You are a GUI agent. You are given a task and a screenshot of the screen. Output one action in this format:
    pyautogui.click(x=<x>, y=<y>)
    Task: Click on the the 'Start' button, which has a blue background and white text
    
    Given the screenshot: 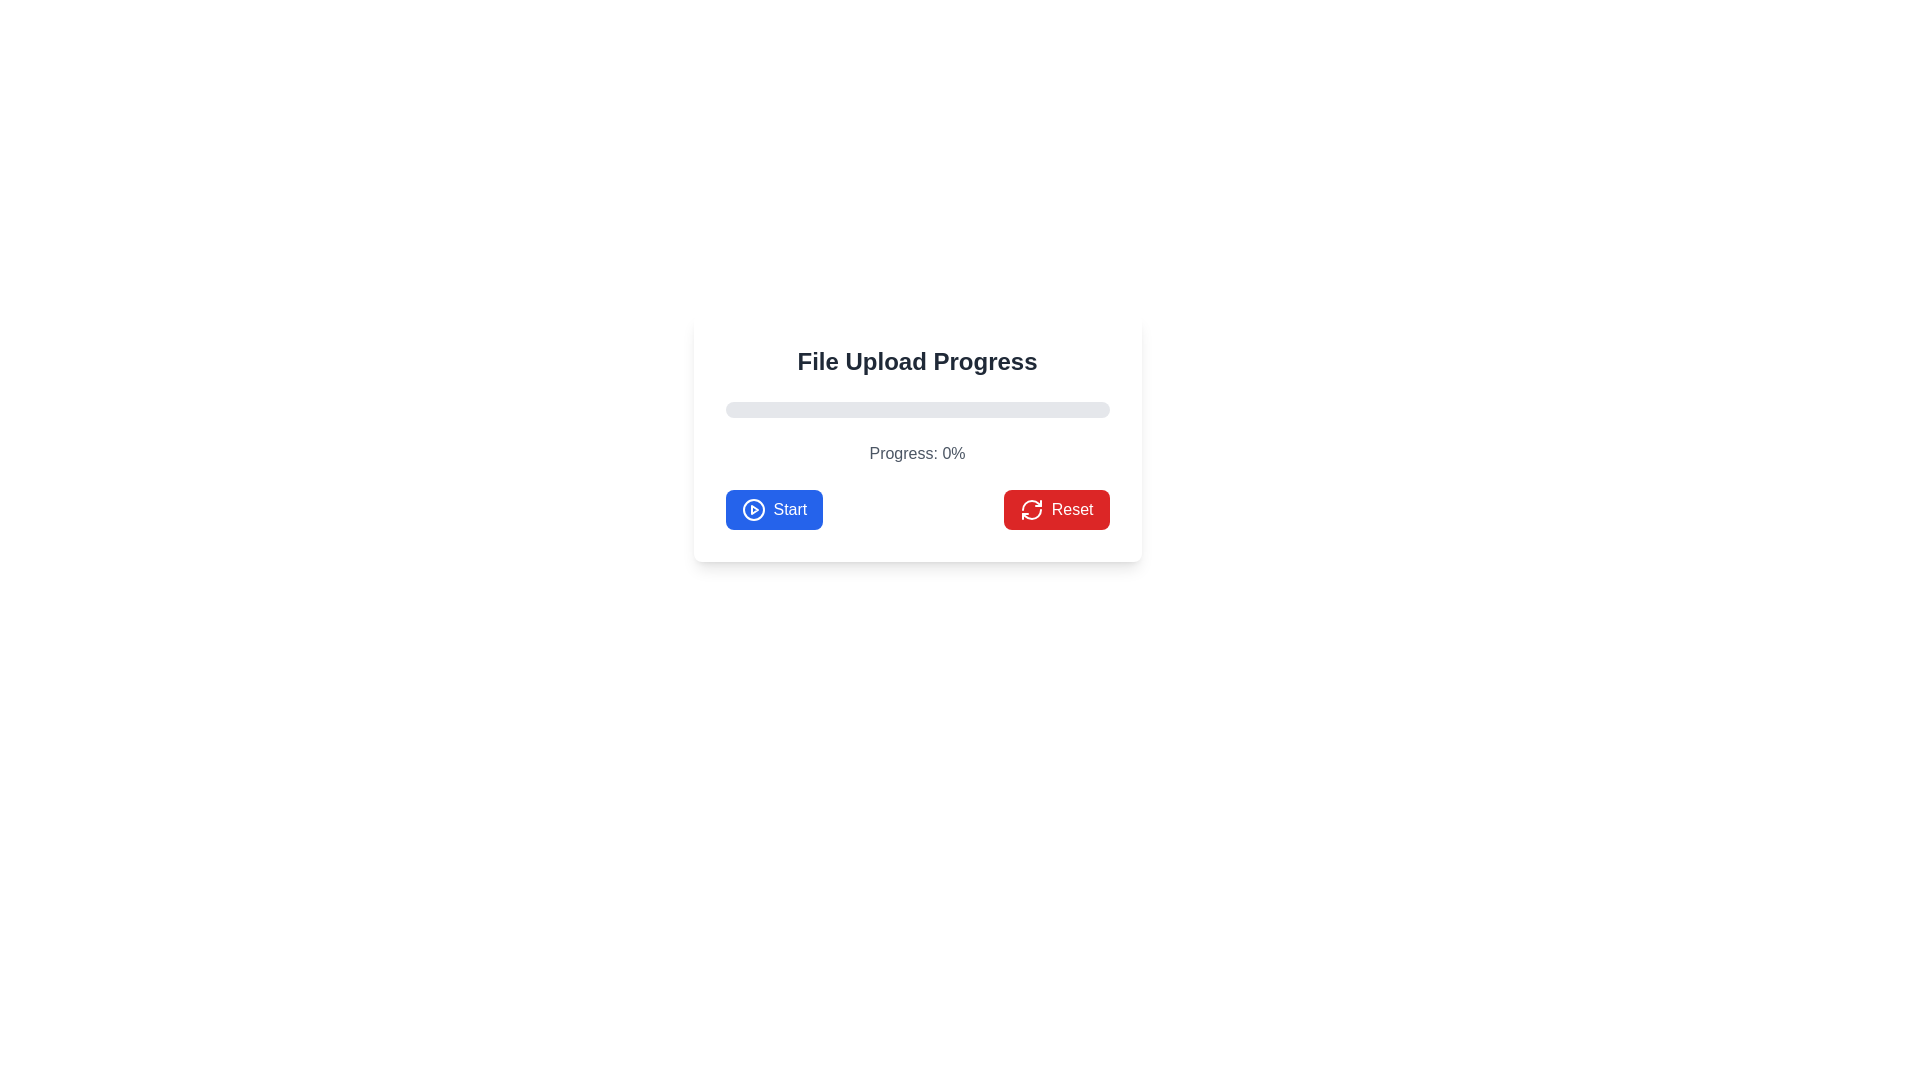 What is the action you would take?
    pyautogui.click(x=773, y=508)
    